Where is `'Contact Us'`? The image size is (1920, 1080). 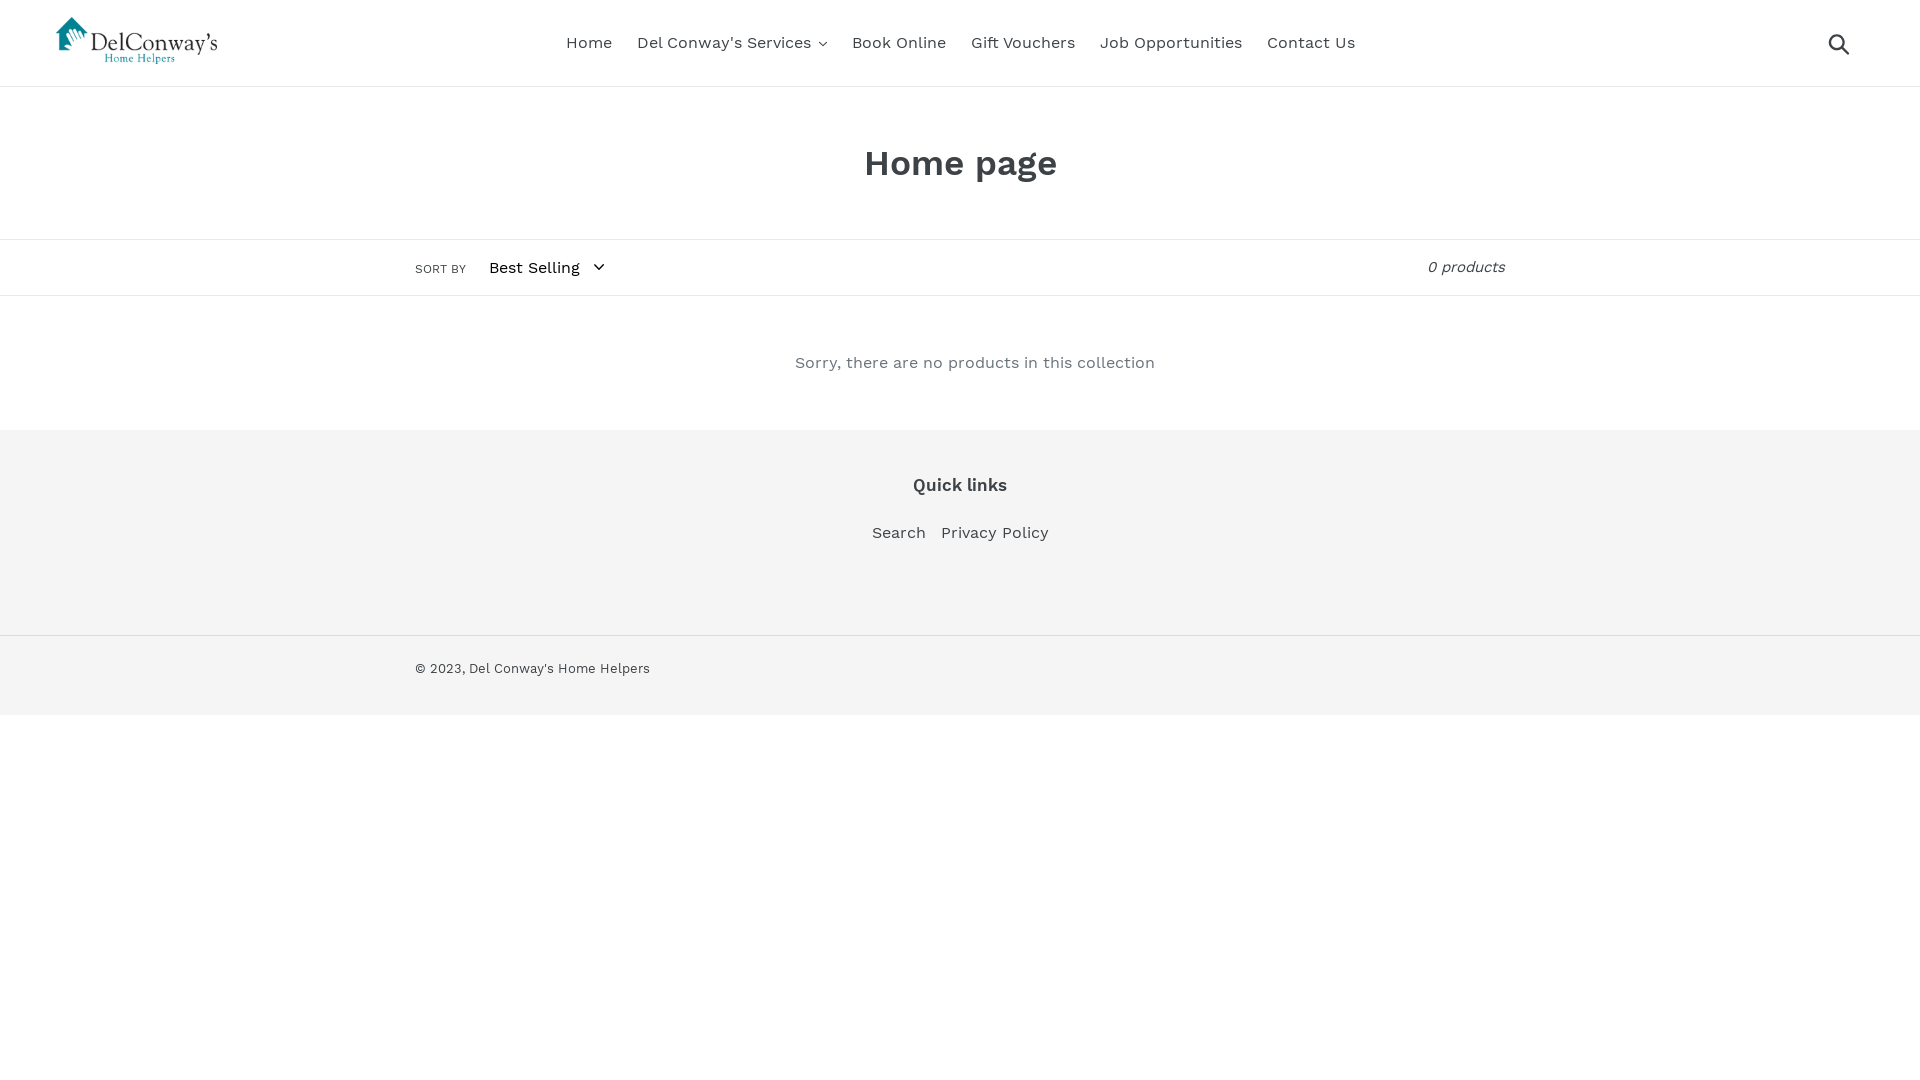
'Contact Us' is located at coordinates (1310, 42).